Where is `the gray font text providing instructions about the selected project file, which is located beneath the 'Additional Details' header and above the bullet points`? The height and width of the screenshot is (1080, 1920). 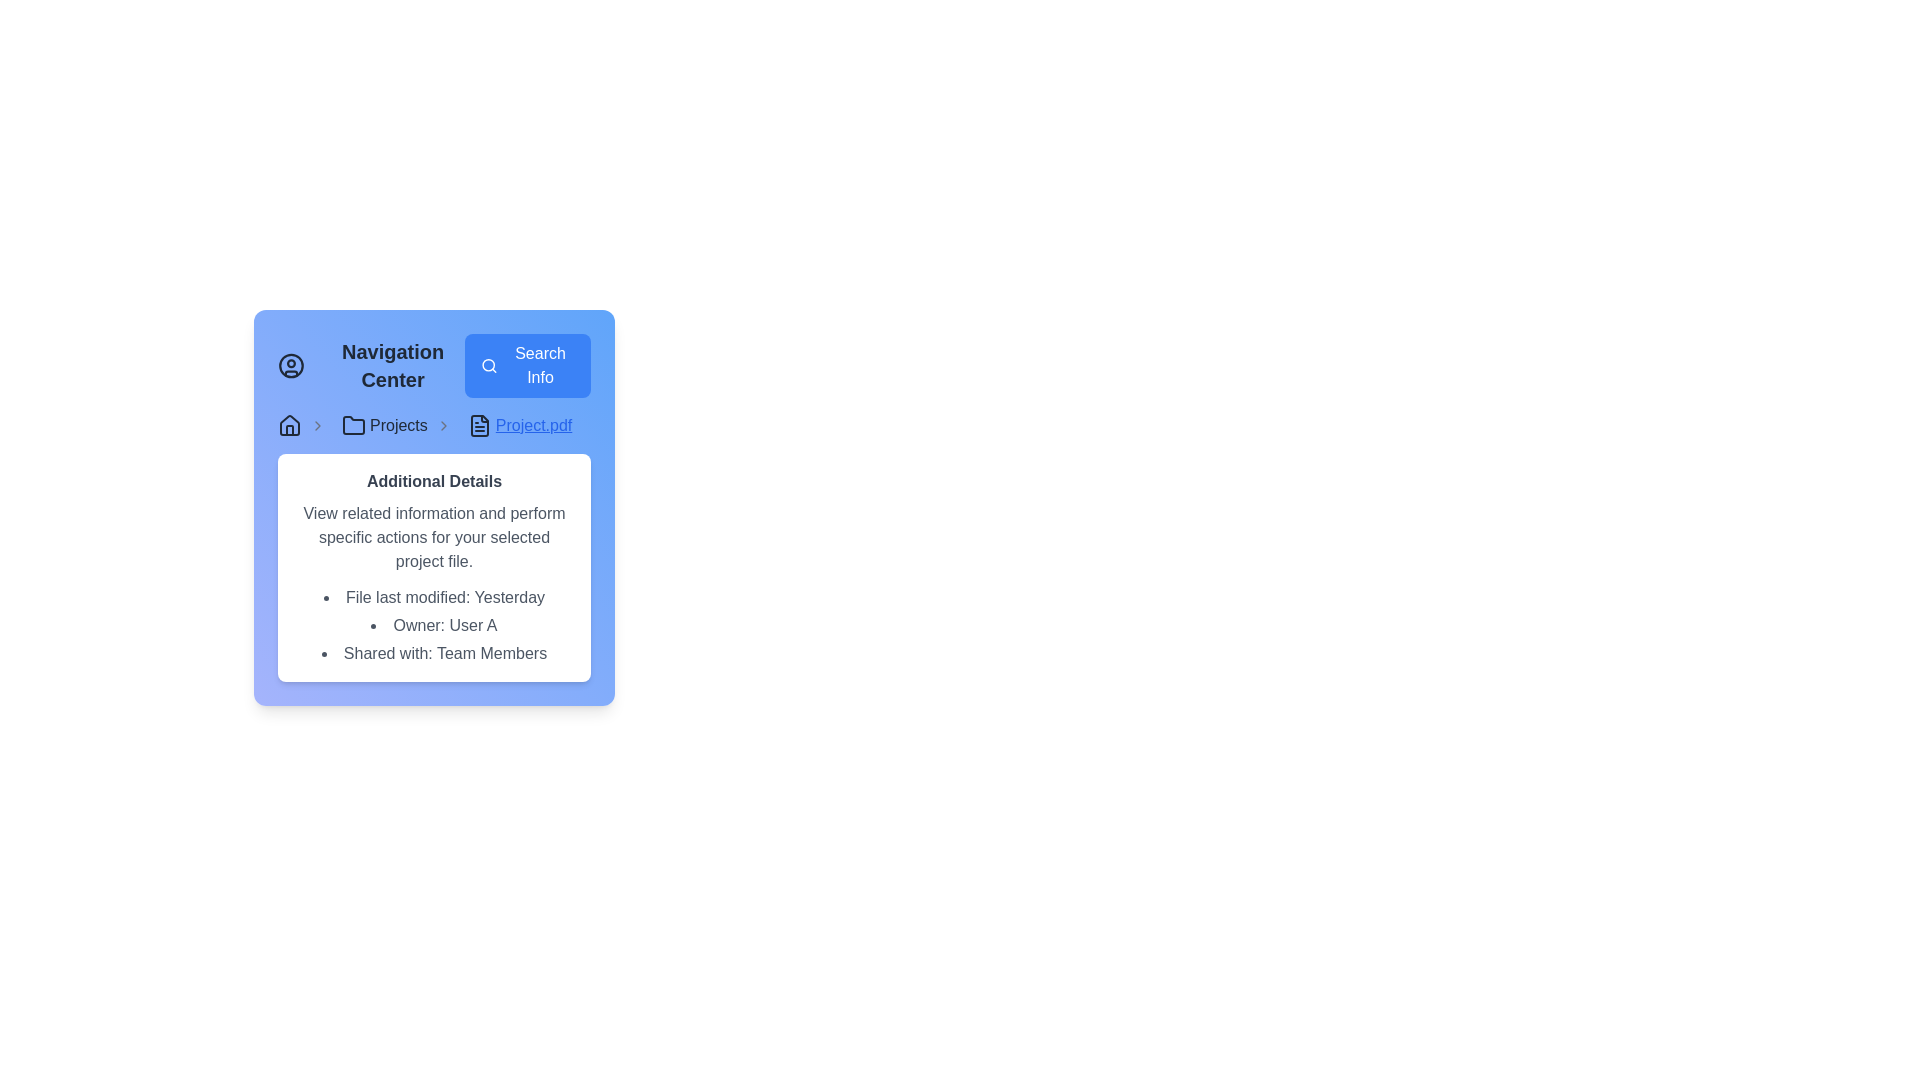 the gray font text providing instructions about the selected project file, which is located beneath the 'Additional Details' header and above the bullet points is located at coordinates (433, 536).